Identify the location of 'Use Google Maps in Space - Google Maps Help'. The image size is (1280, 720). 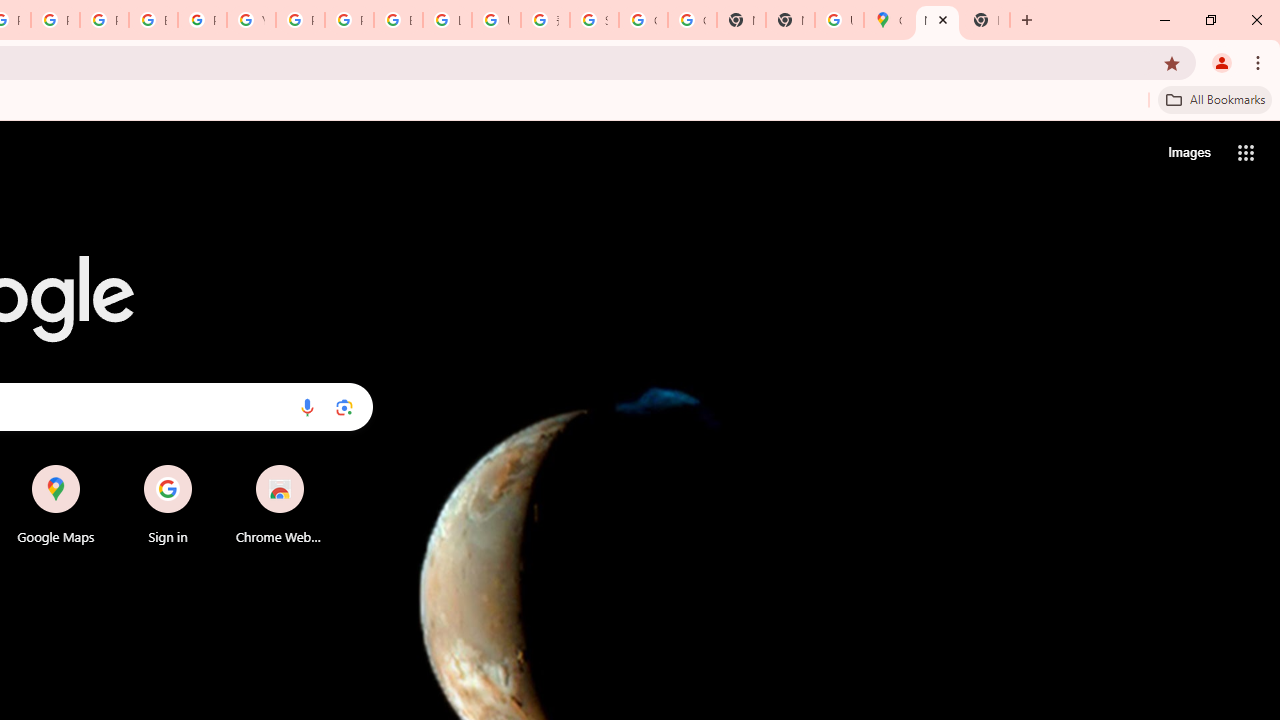
(839, 20).